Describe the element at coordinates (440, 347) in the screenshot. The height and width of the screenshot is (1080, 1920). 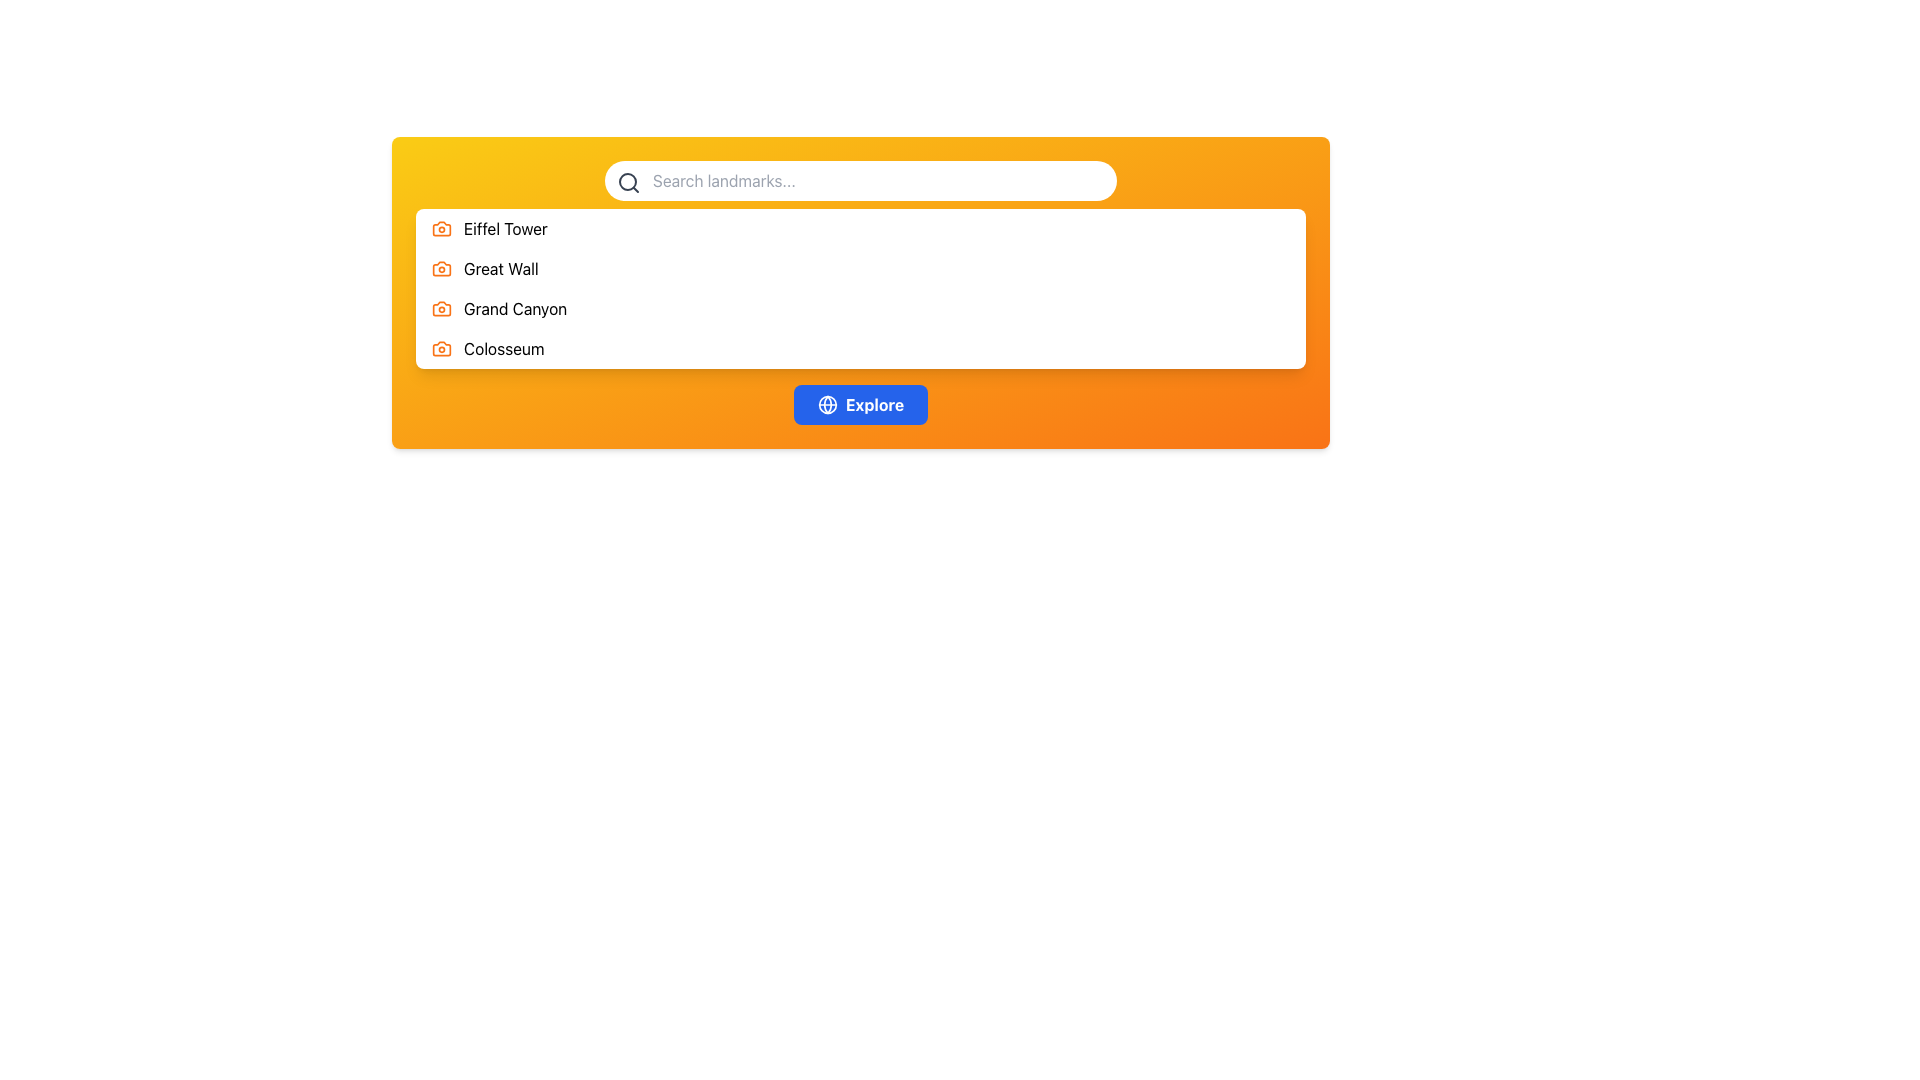
I see `the small, orange-outlined camera icon located to the far left of the last item in the dropdown menu next to the text 'Colosseum'` at that location.